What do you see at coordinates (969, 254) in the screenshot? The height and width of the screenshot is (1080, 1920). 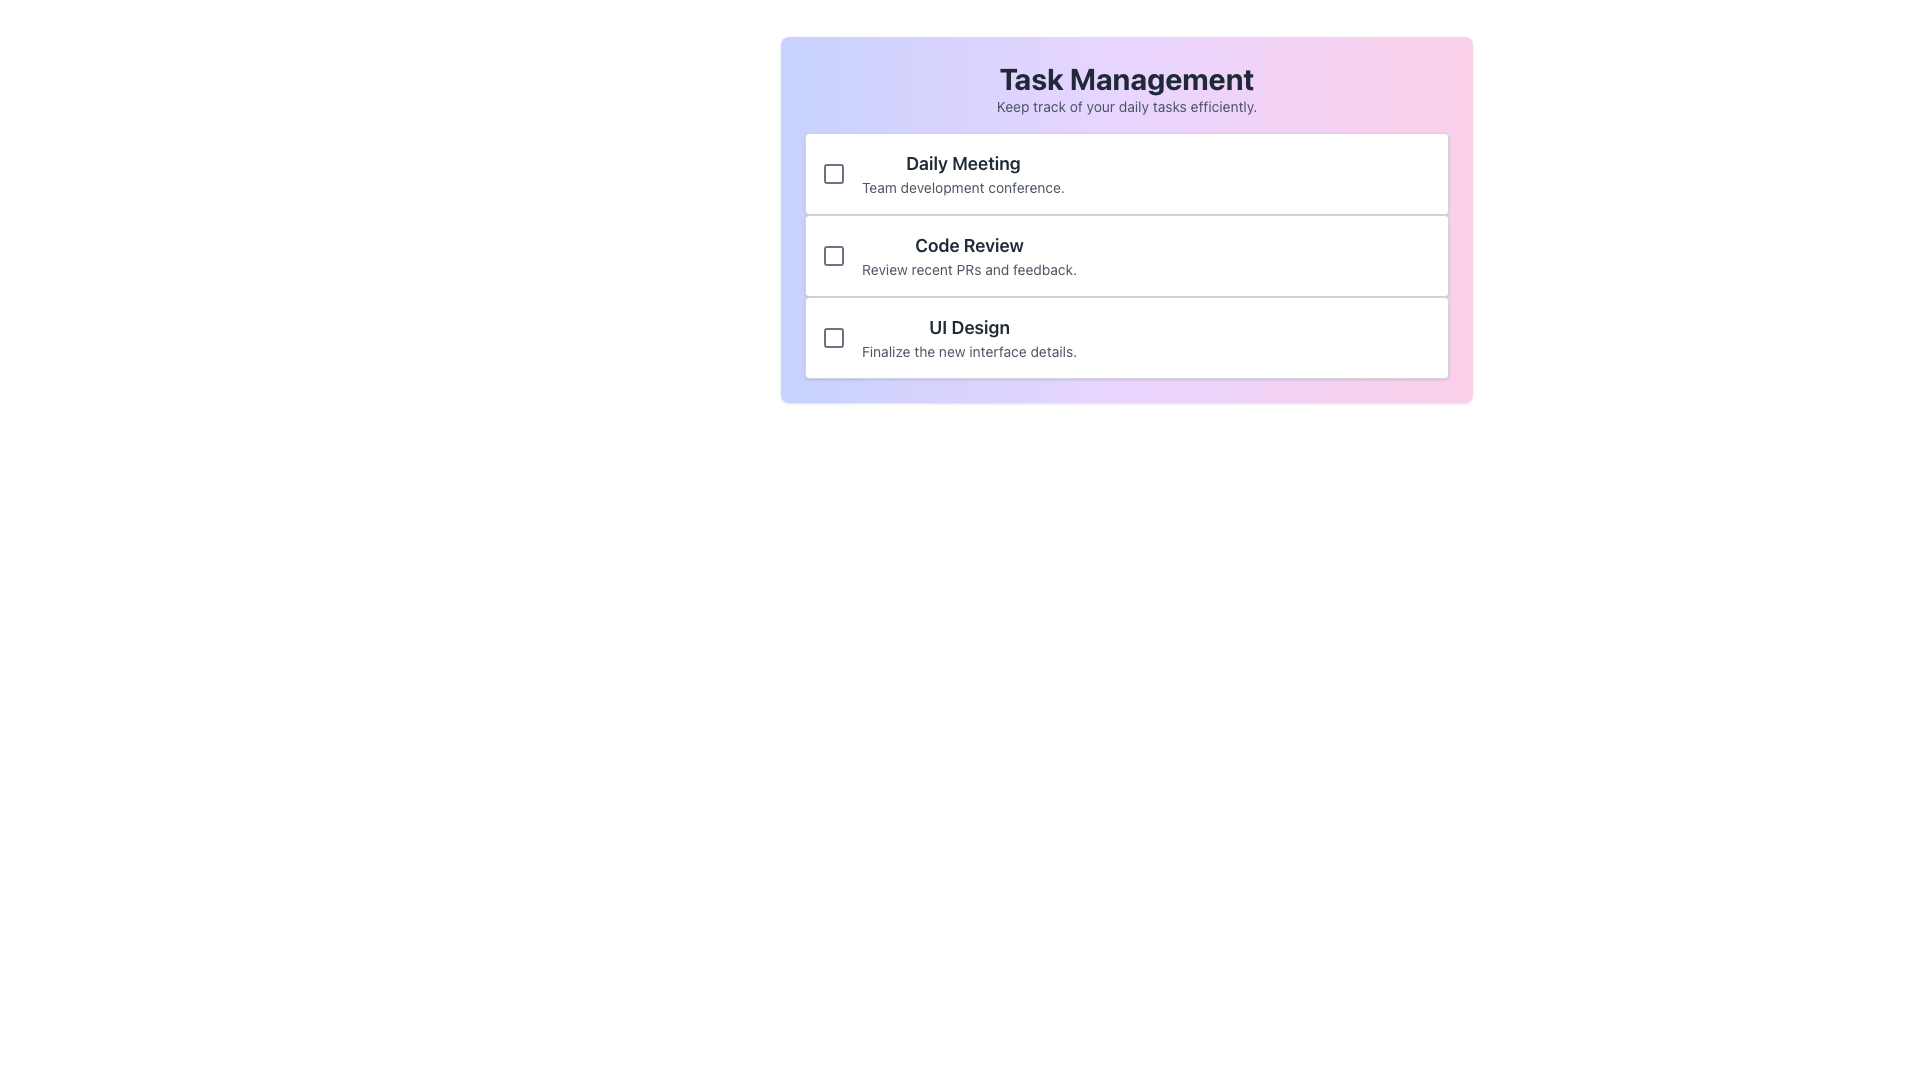 I see `the text label titled 'Code Review' located in the second item of the vertically stacked list in the task management interface, which contains the subtitle 'Review recent PRs and feedback.'` at bounding box center [969, 254].